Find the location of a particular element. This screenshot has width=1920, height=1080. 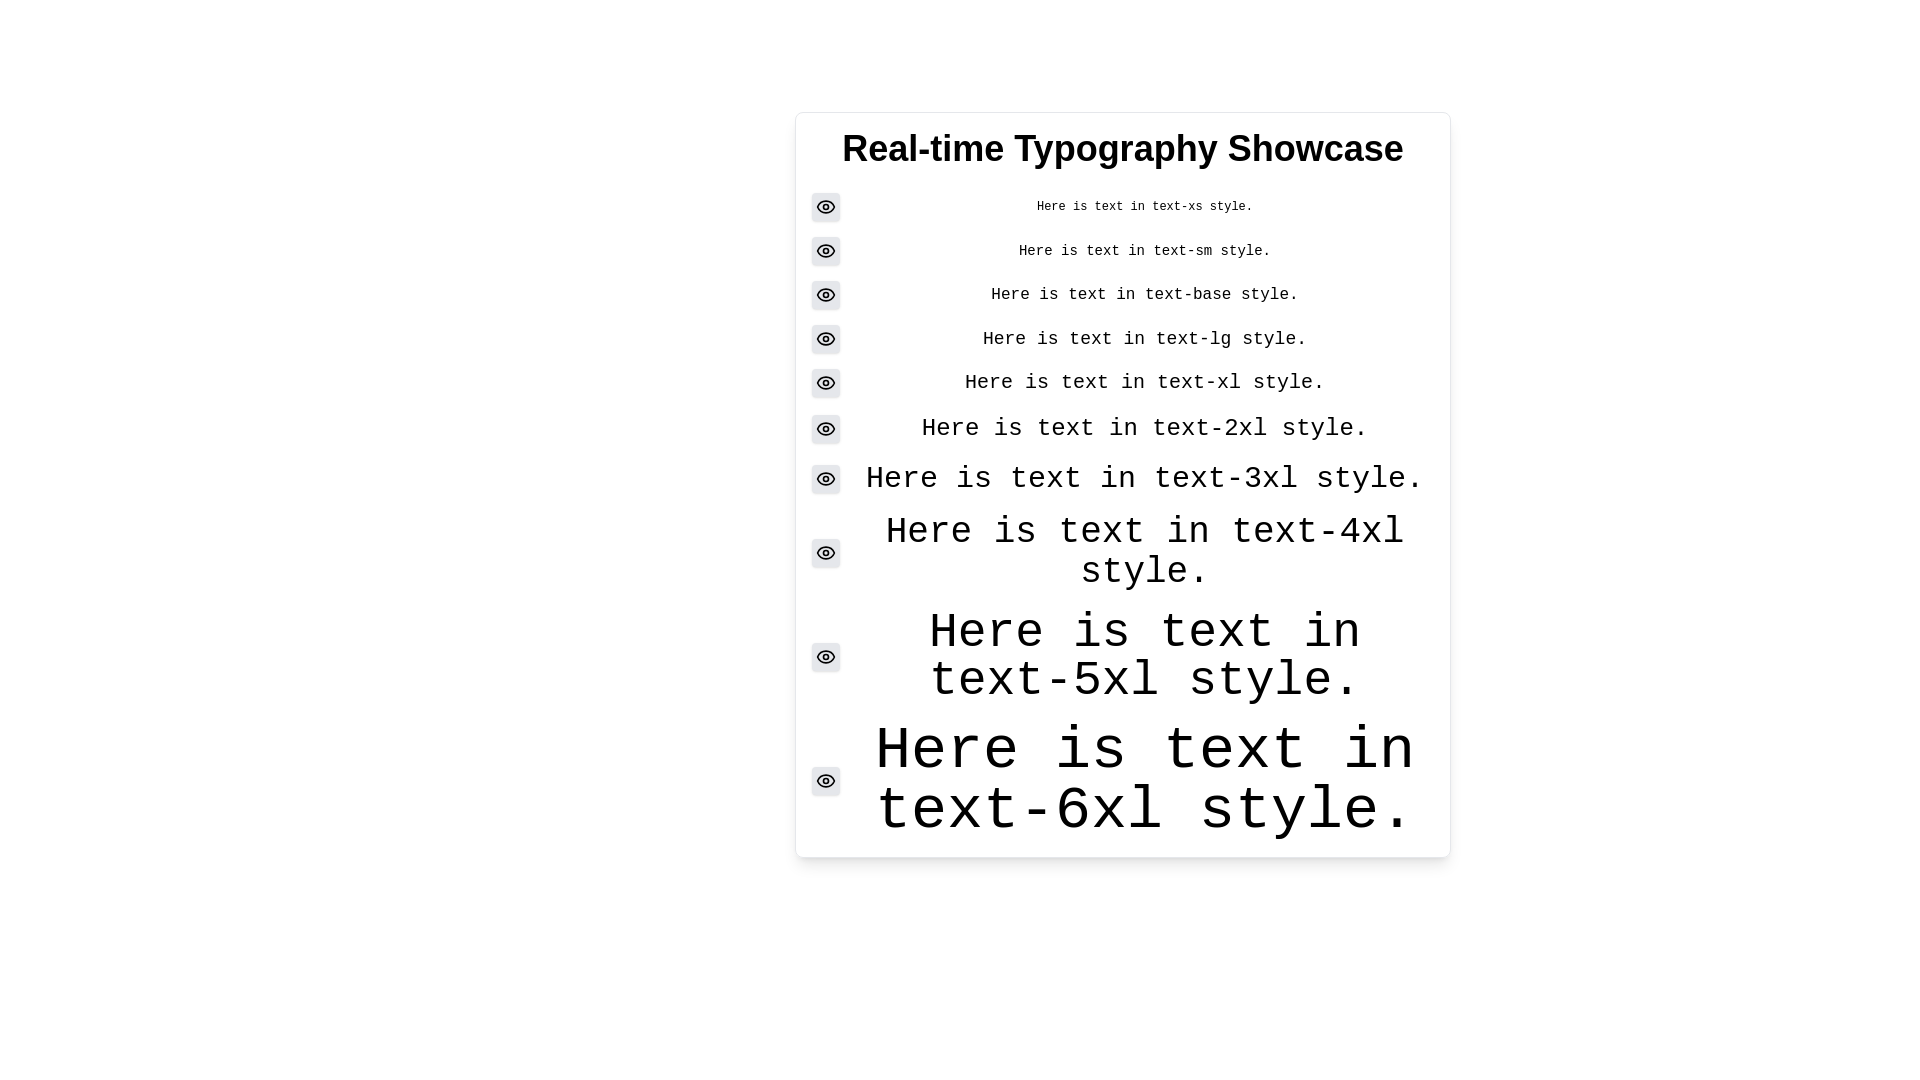

the toggle visibility button located to the left of the text component reading 'Here is text in text-2xl style' is located at coordinates (825, 427).